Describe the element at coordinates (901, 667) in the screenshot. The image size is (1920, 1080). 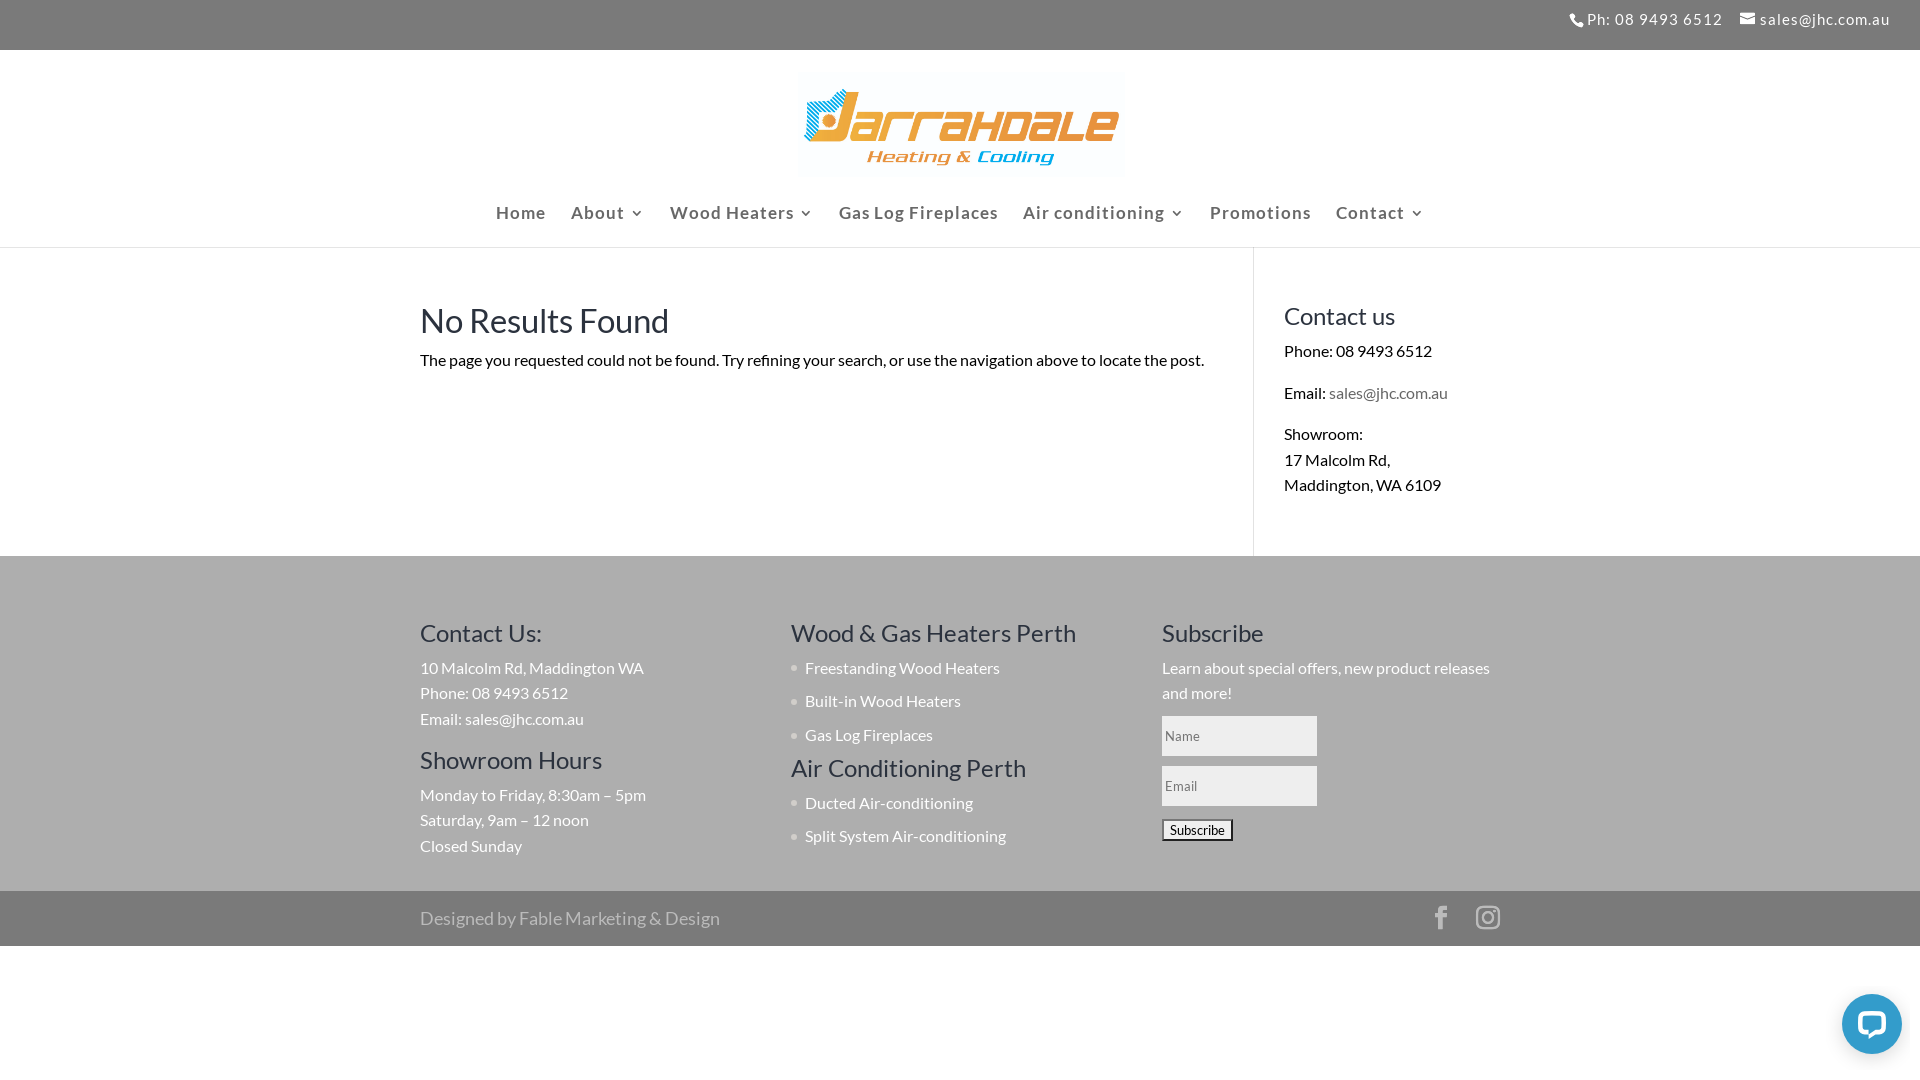
I see `'Freestanding Wood Heaters'` at that location.